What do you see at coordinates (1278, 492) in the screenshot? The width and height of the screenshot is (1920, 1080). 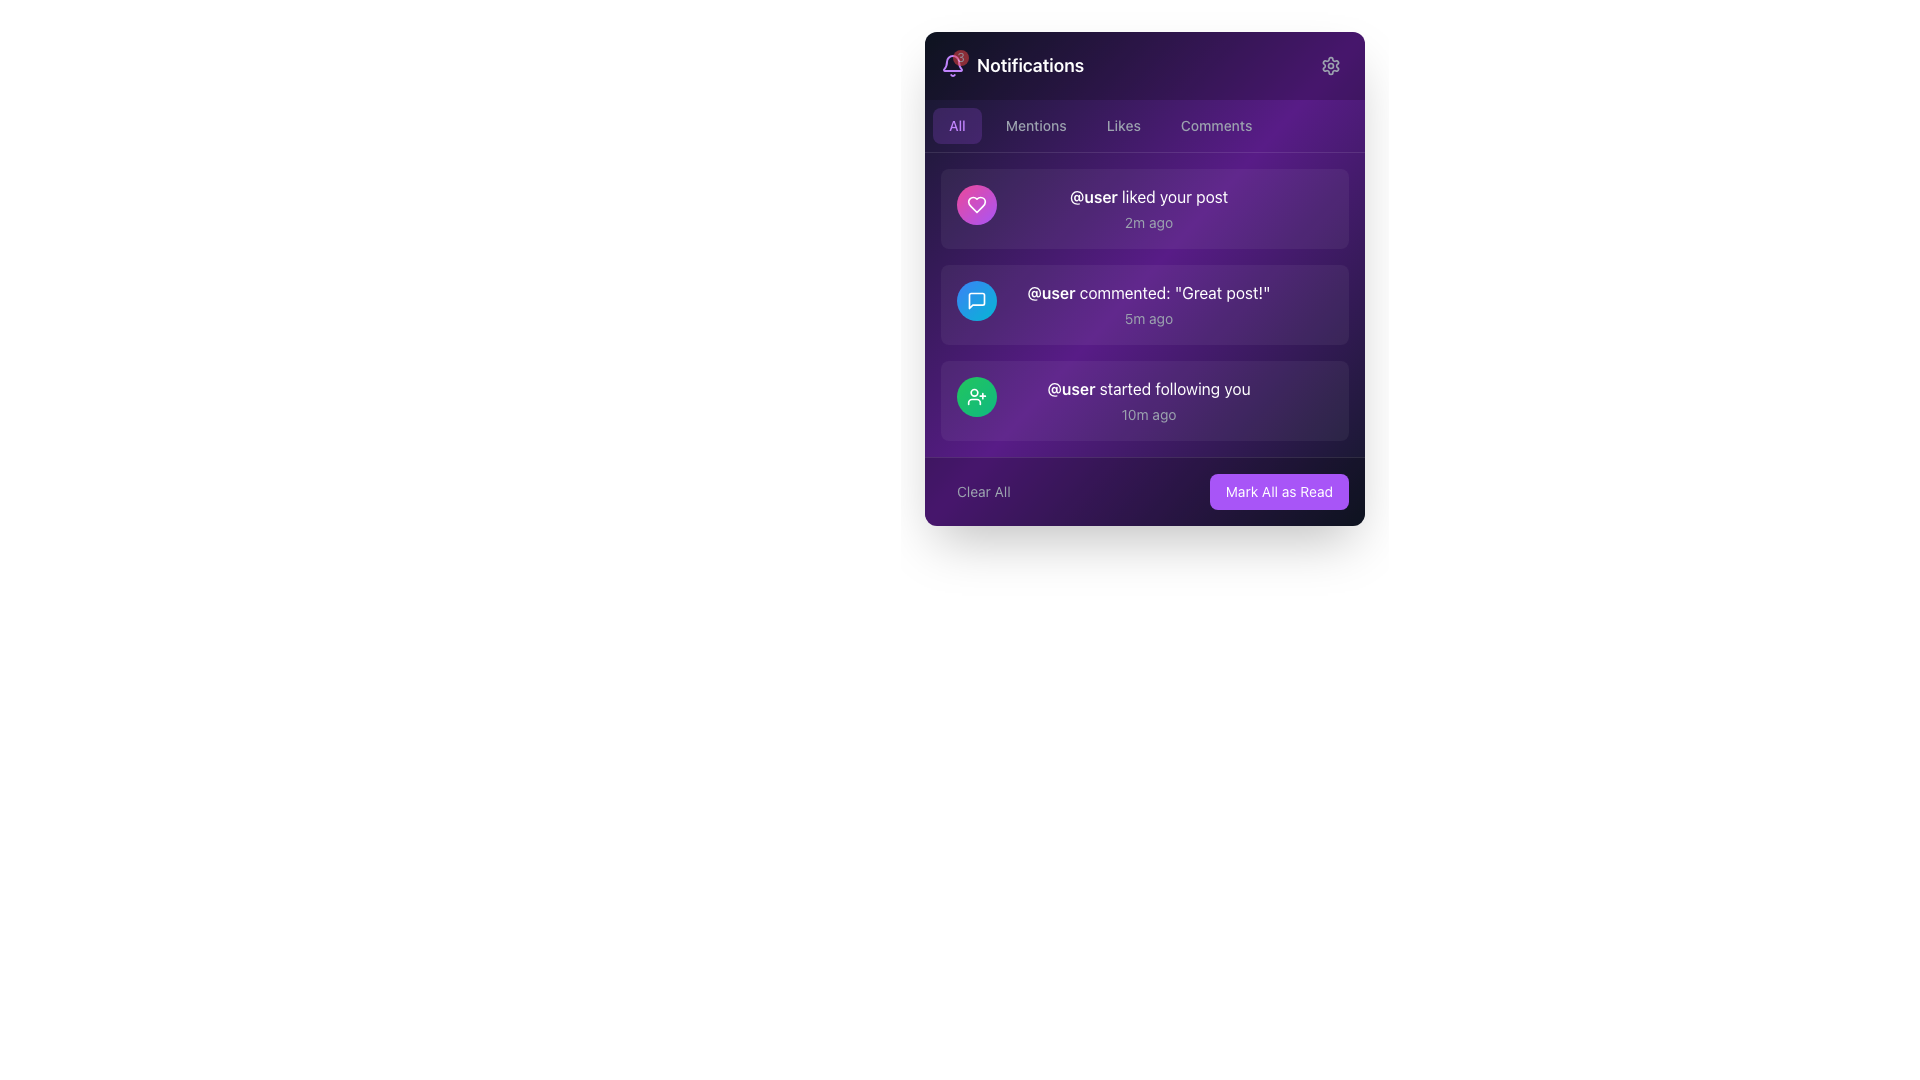 I see `the 'Mark All as Read' button, which is a light purple rectangular button with white text` at bounding box center [1278, 492].